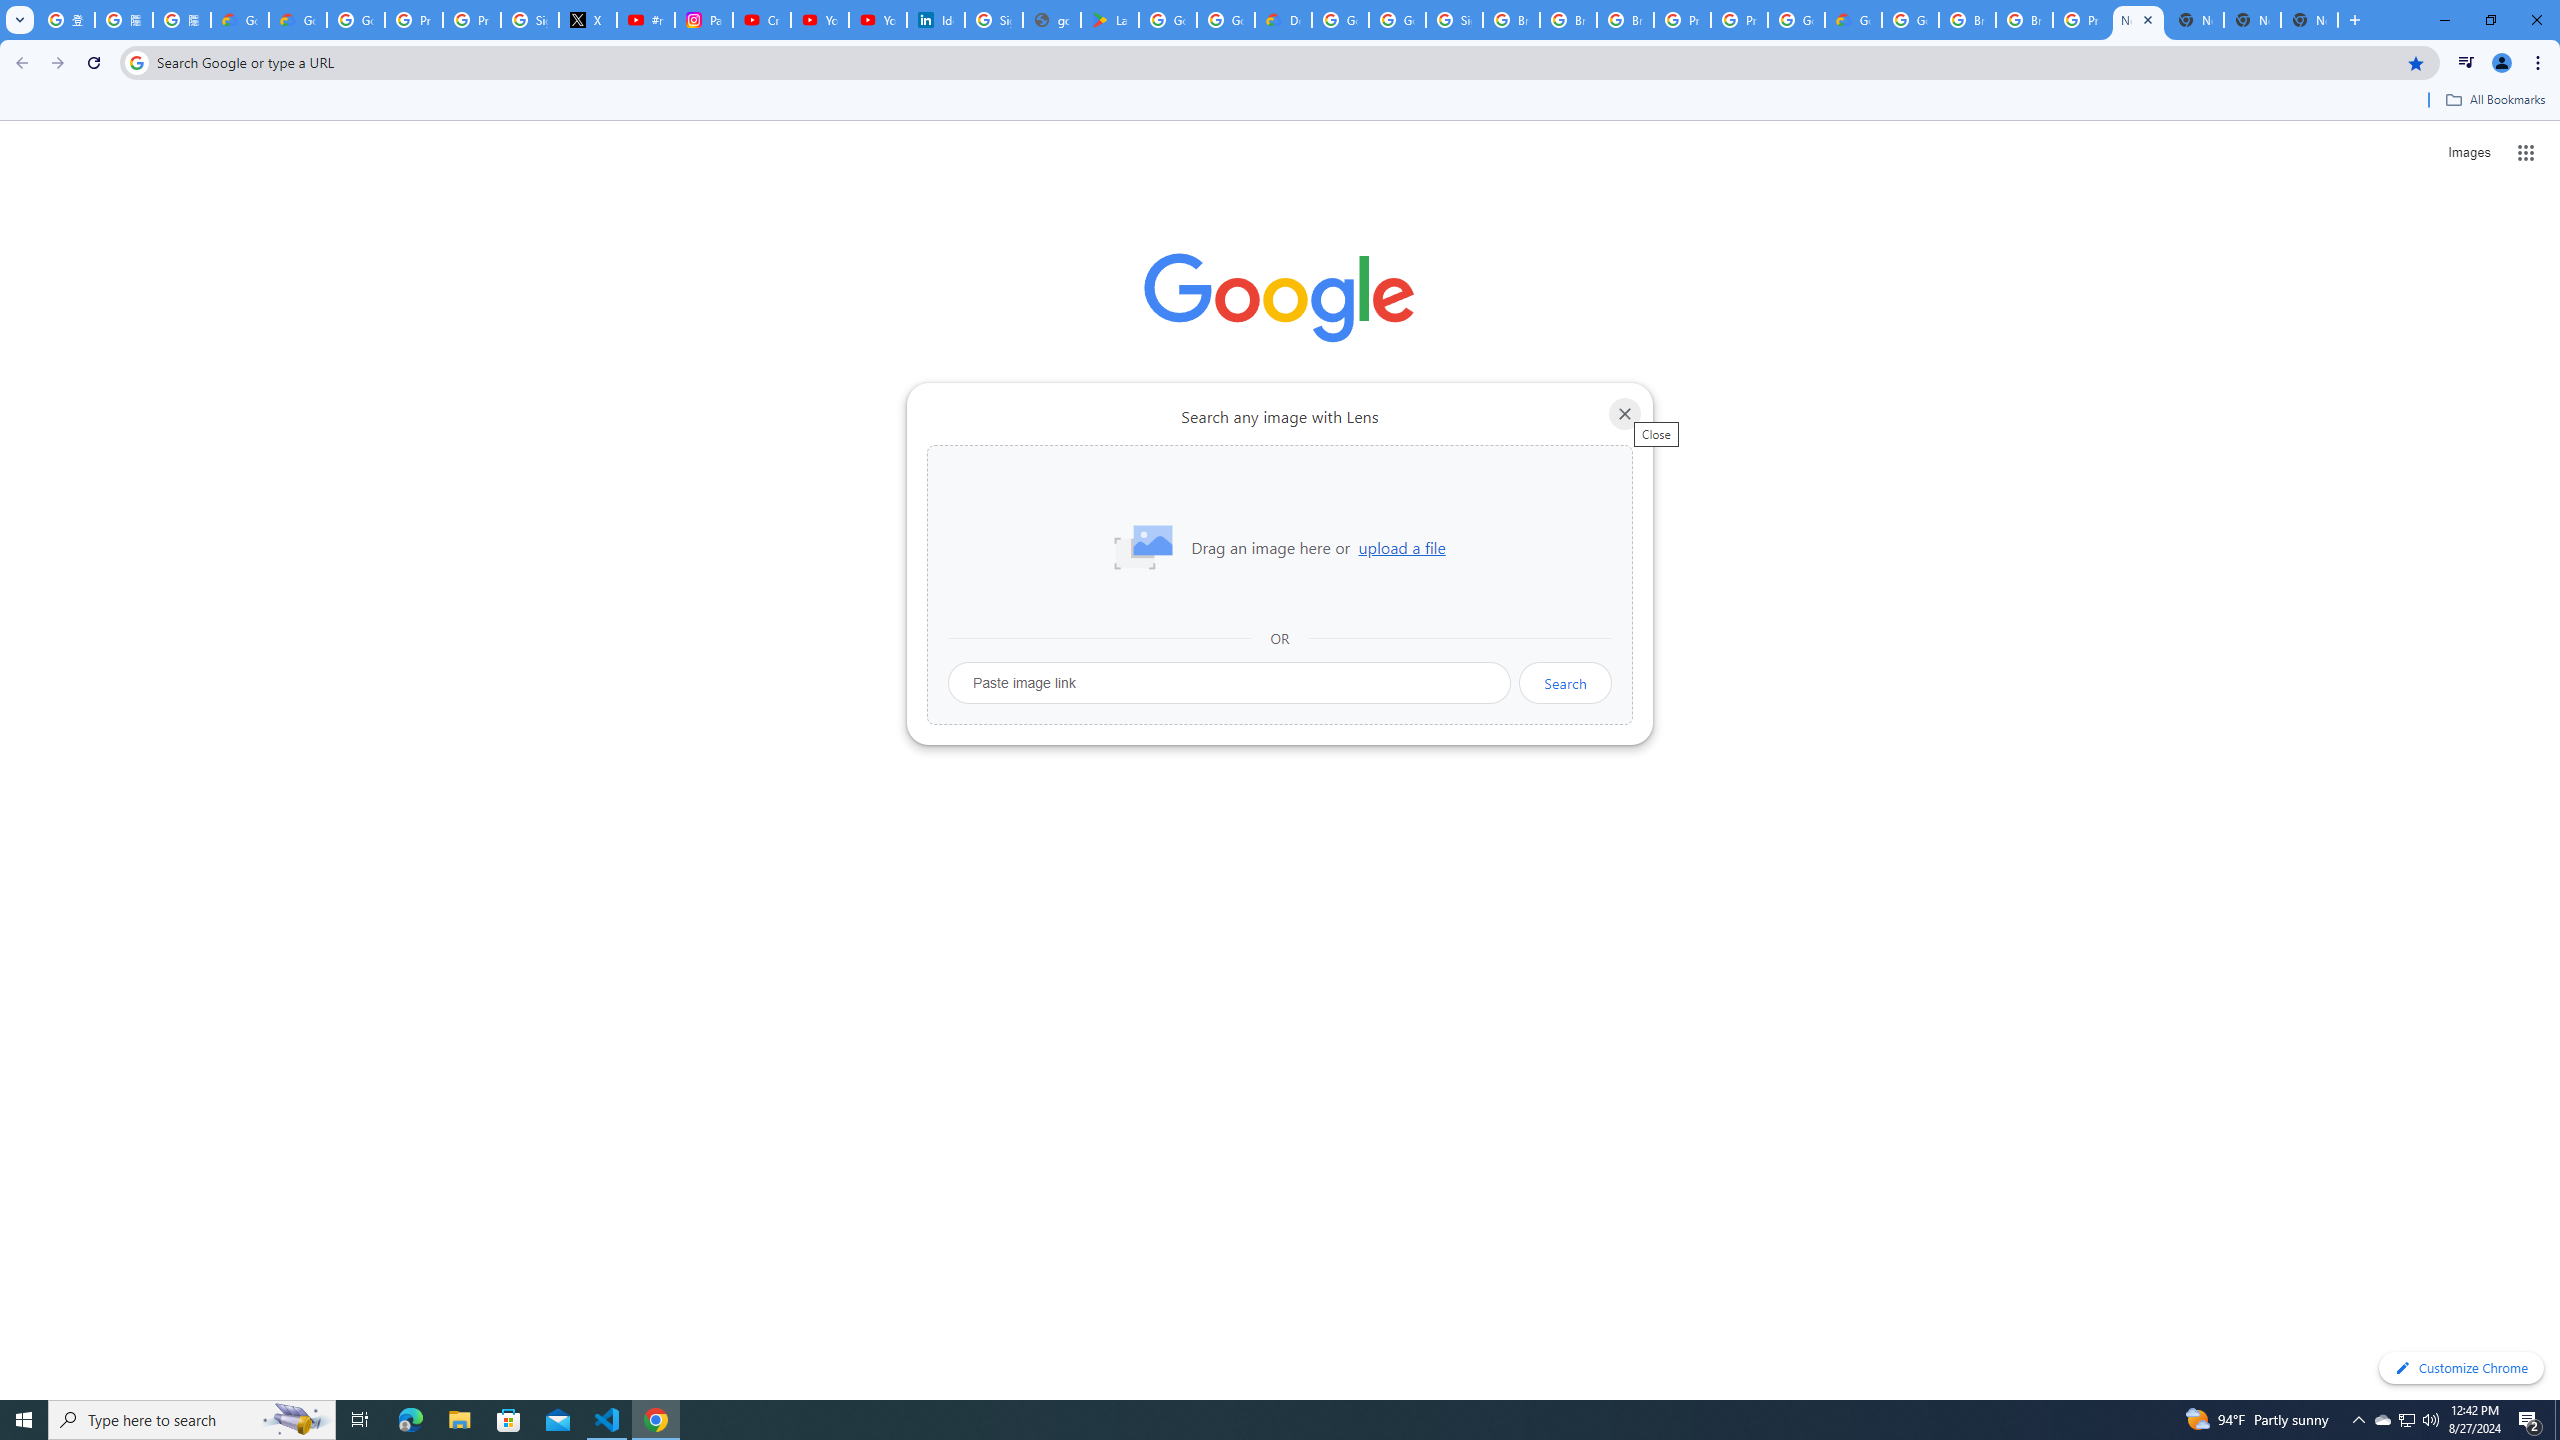 The image size is (2560, 1440). What do you see at coordinates (2539, 62) in the screenshot?
I see `'Chrome'` at bounding box center [2539, 62].